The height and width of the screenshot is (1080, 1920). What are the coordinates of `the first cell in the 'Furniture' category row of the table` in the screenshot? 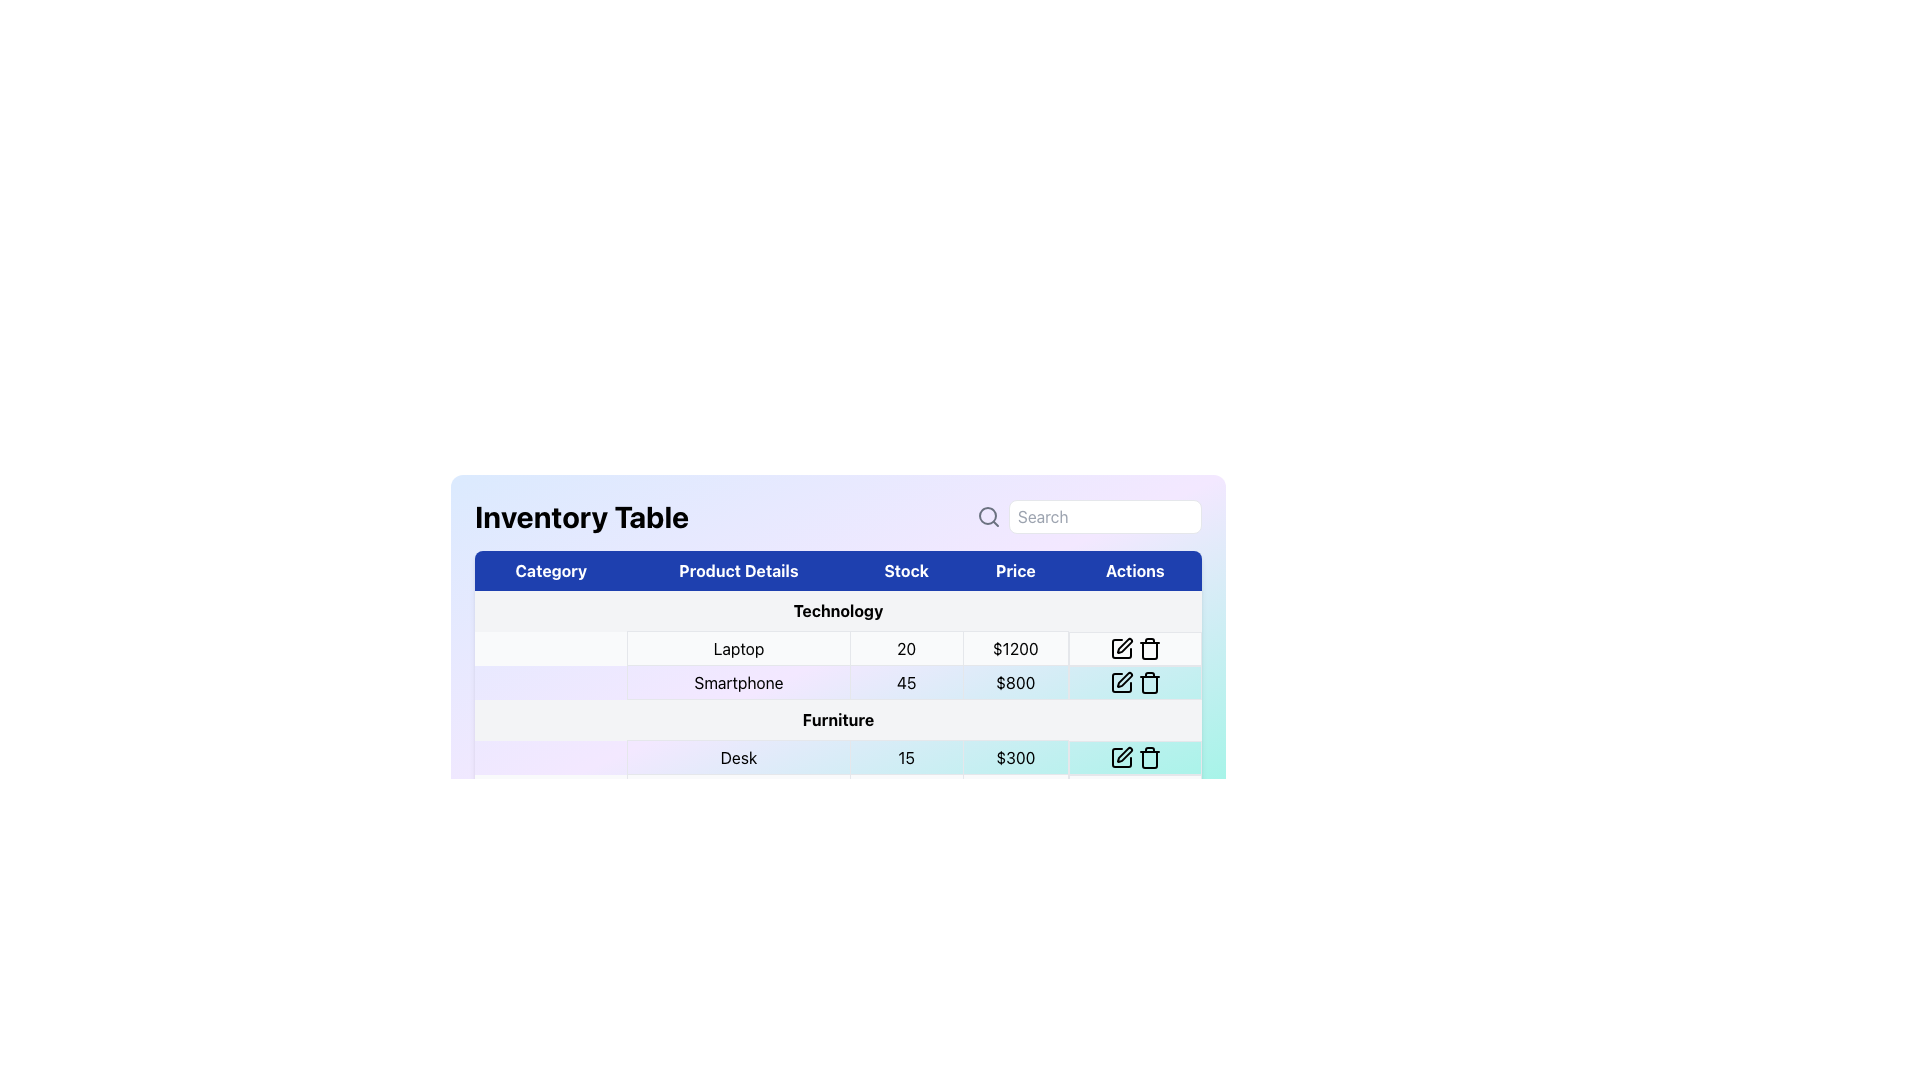 It's located at (551, 757).